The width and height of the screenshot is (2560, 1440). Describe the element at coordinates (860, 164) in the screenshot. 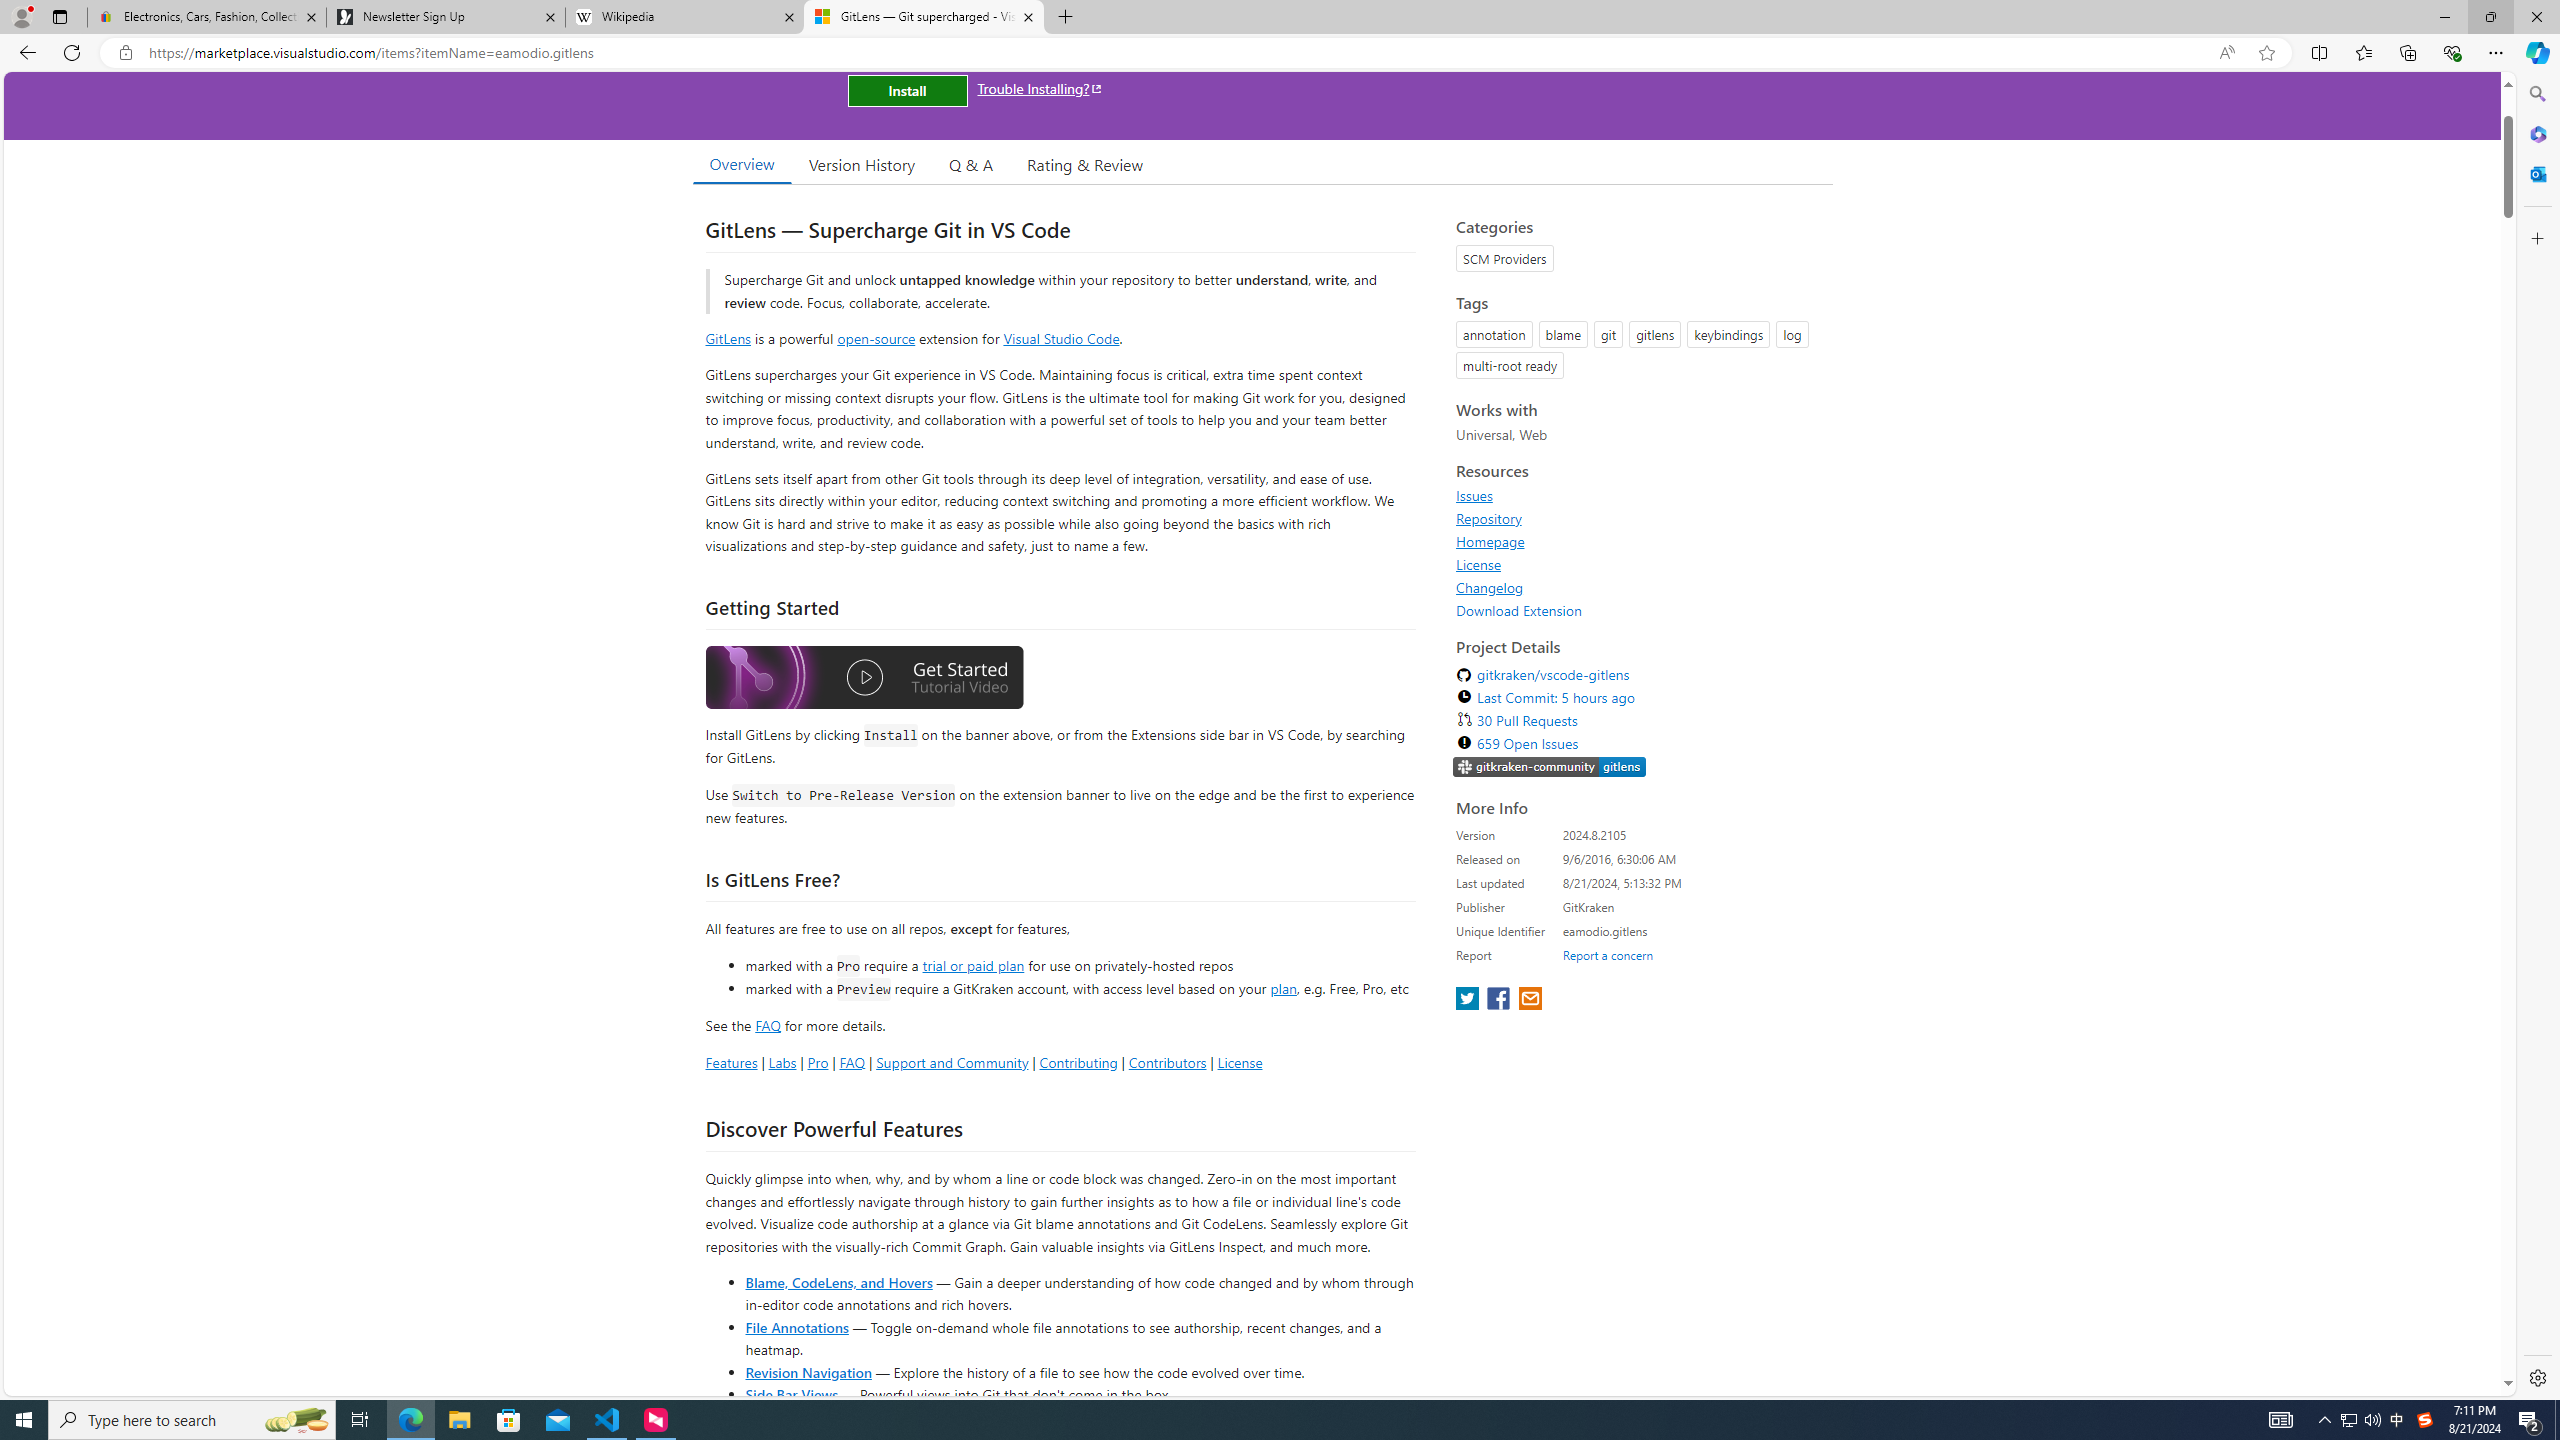

I see `'Version History'` at that location.